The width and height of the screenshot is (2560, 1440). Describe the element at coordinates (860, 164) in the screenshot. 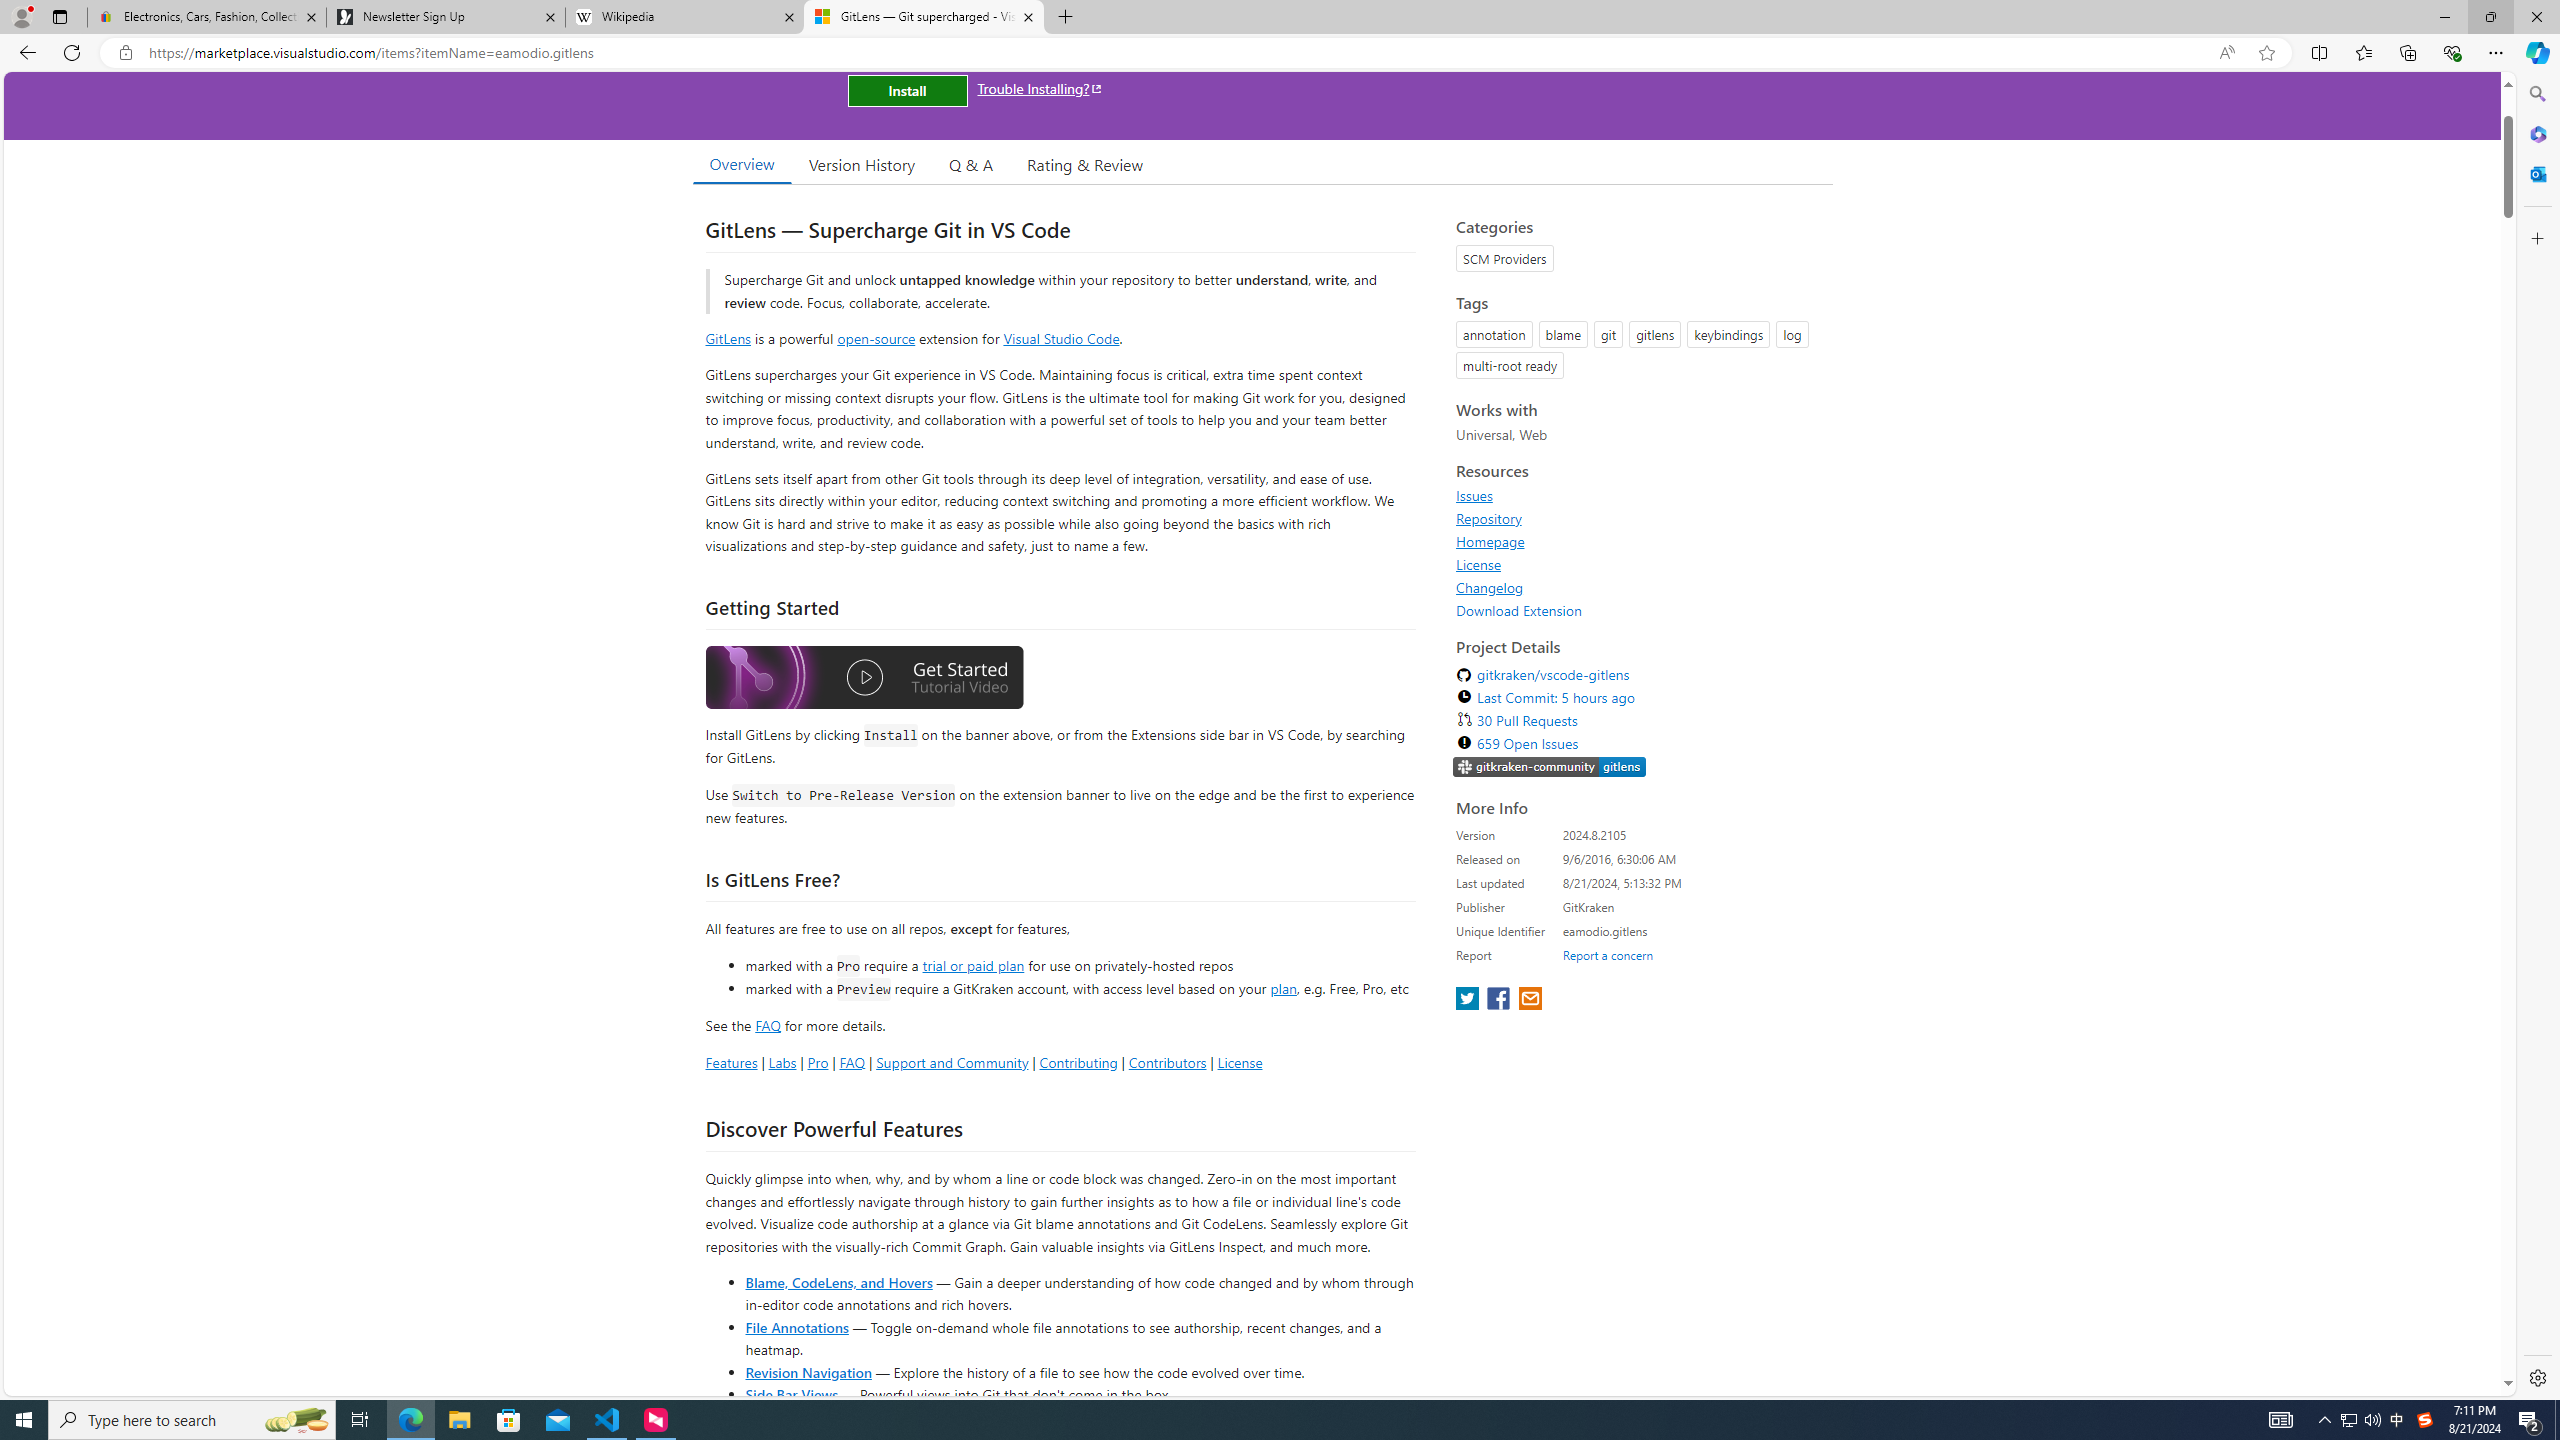

I see `'Version History'` at that location.